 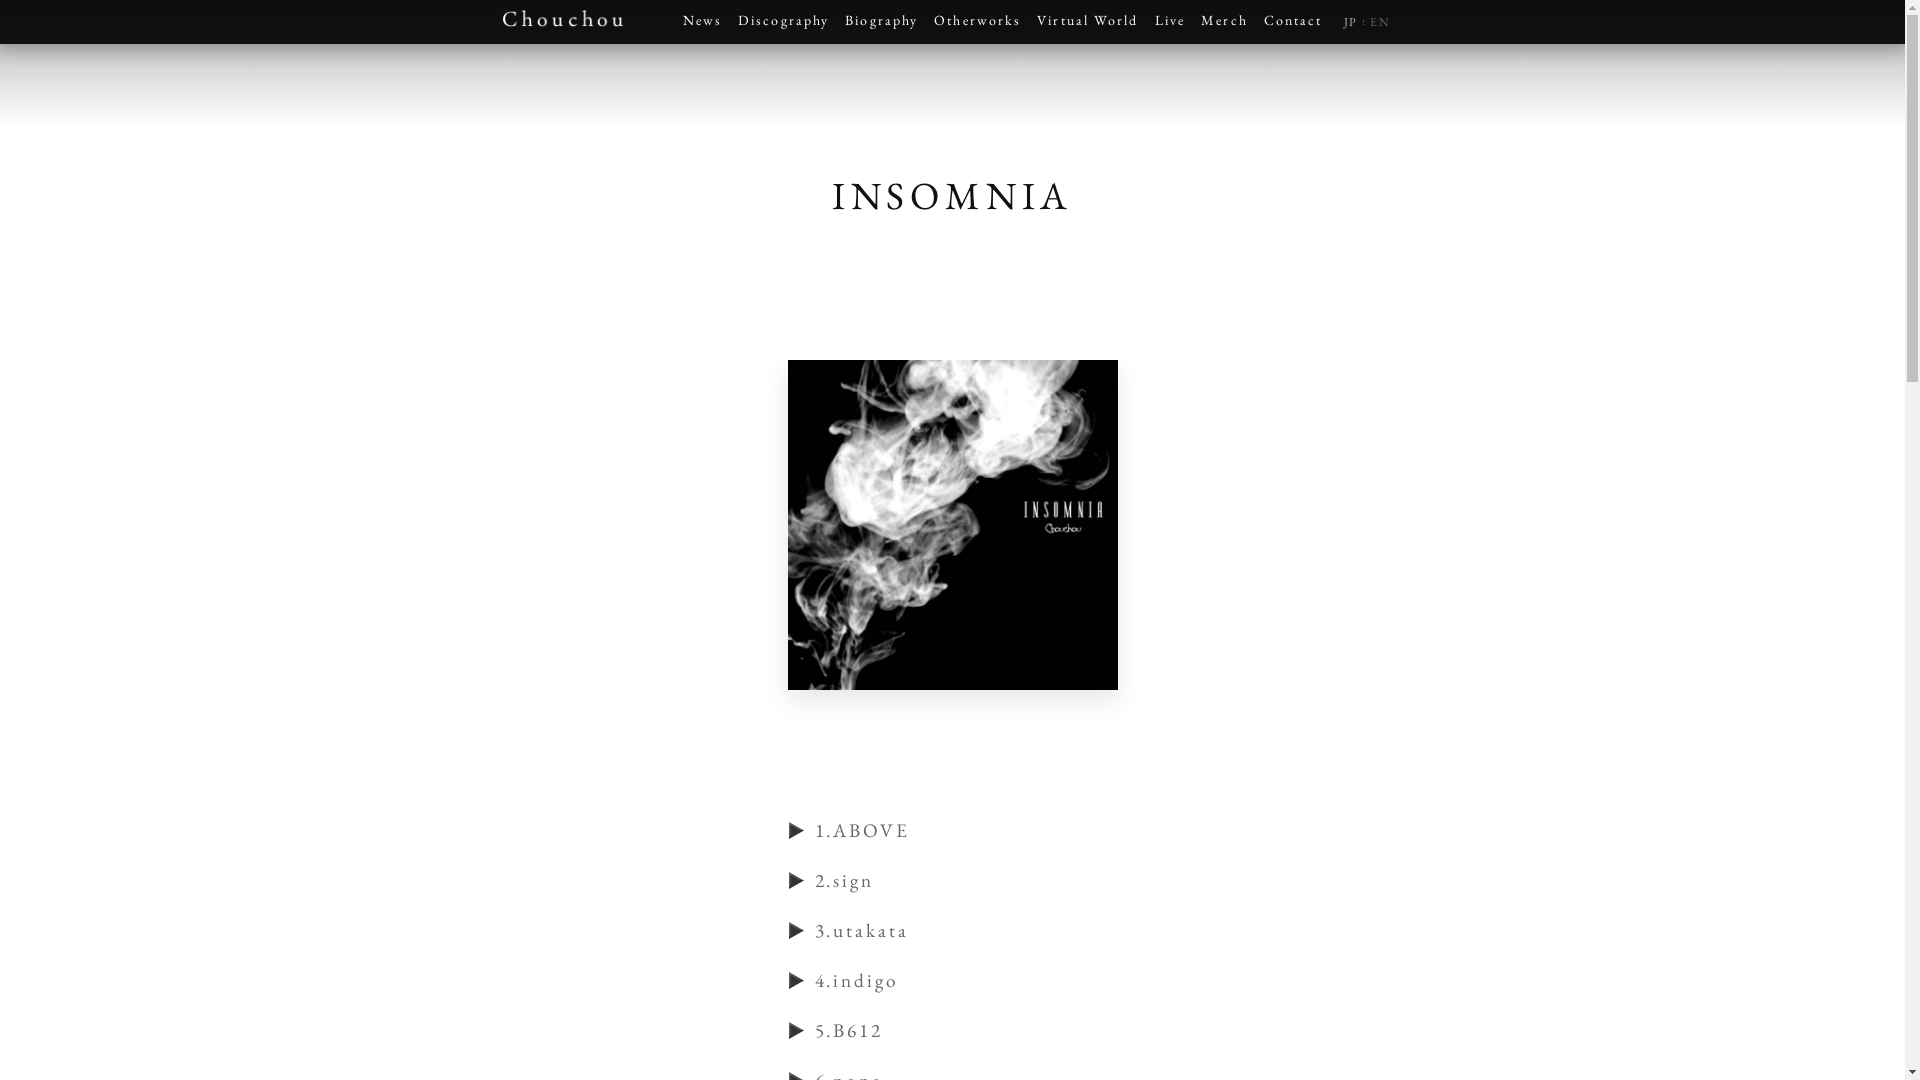 I want to click on 'Otherworks', so click(x=977, y=21).